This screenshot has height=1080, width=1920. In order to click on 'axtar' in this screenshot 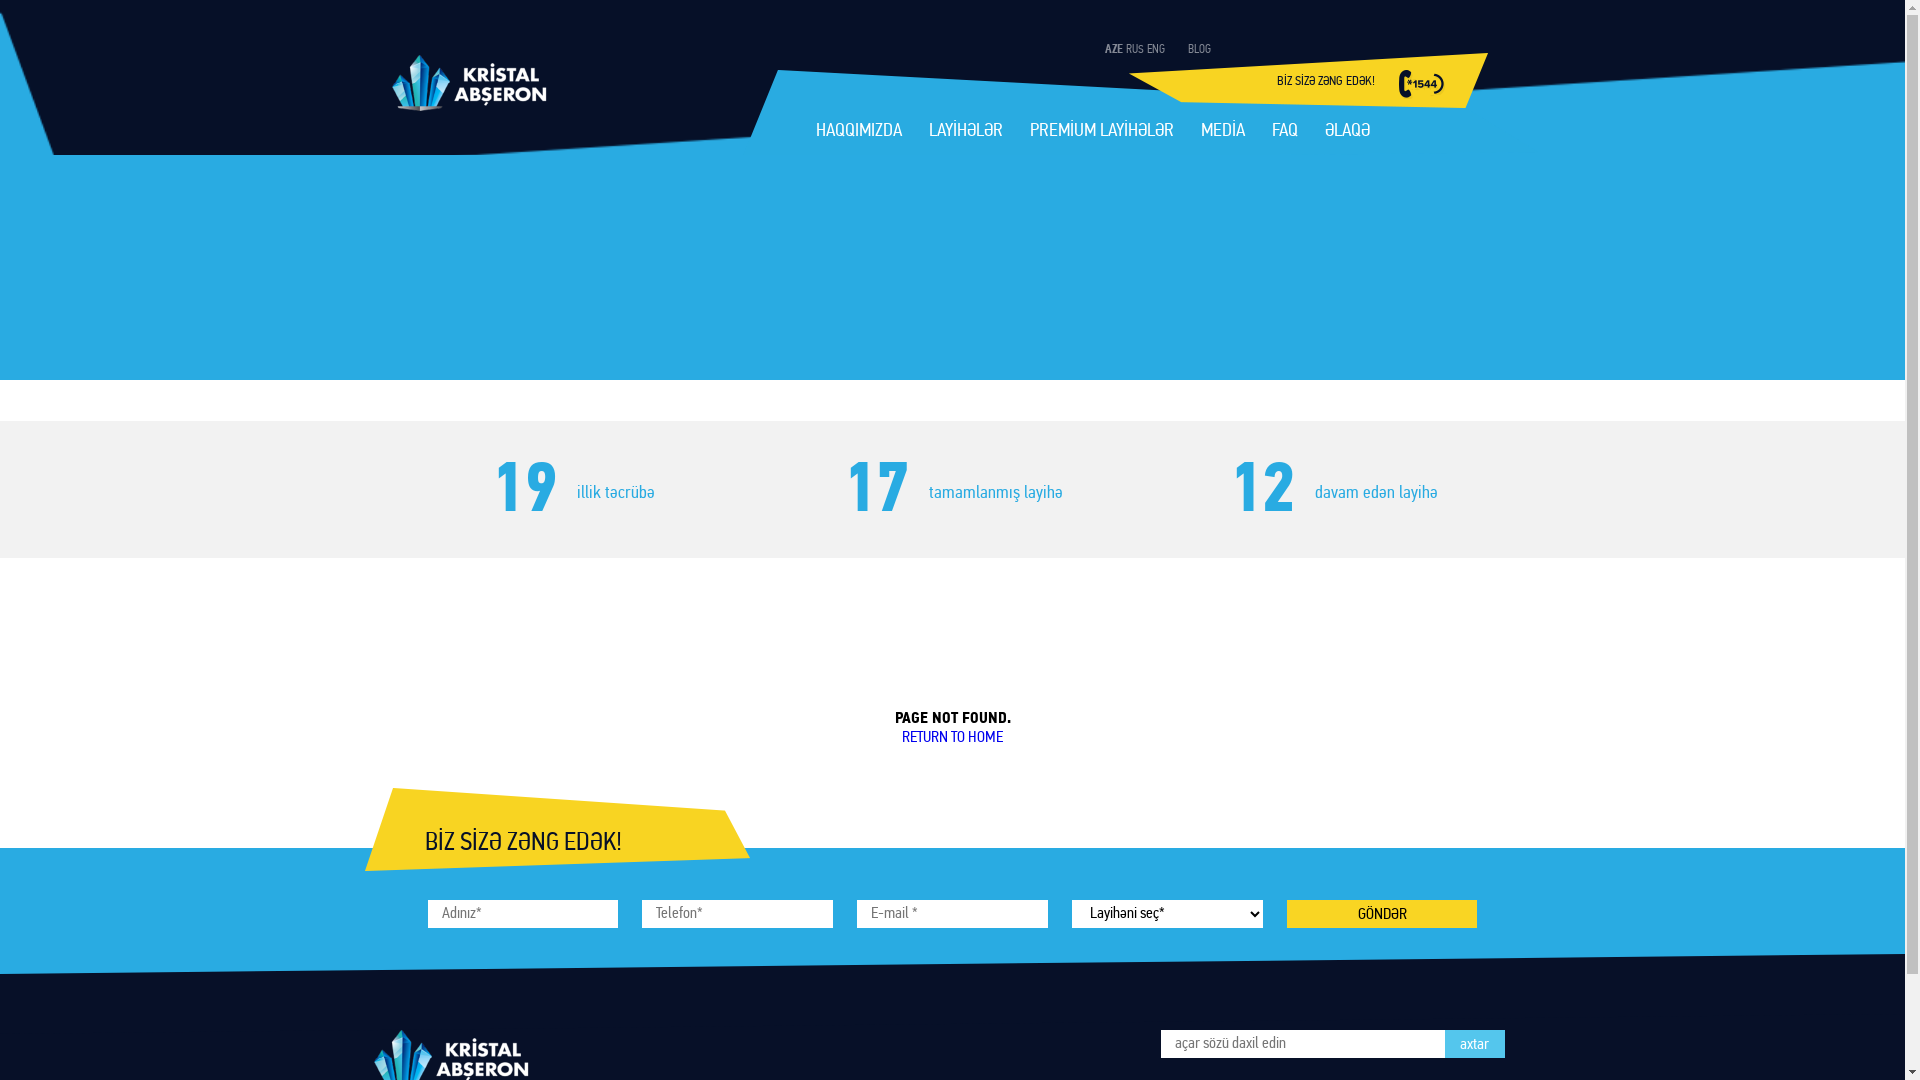, I will do `click(1473, 1043)`.